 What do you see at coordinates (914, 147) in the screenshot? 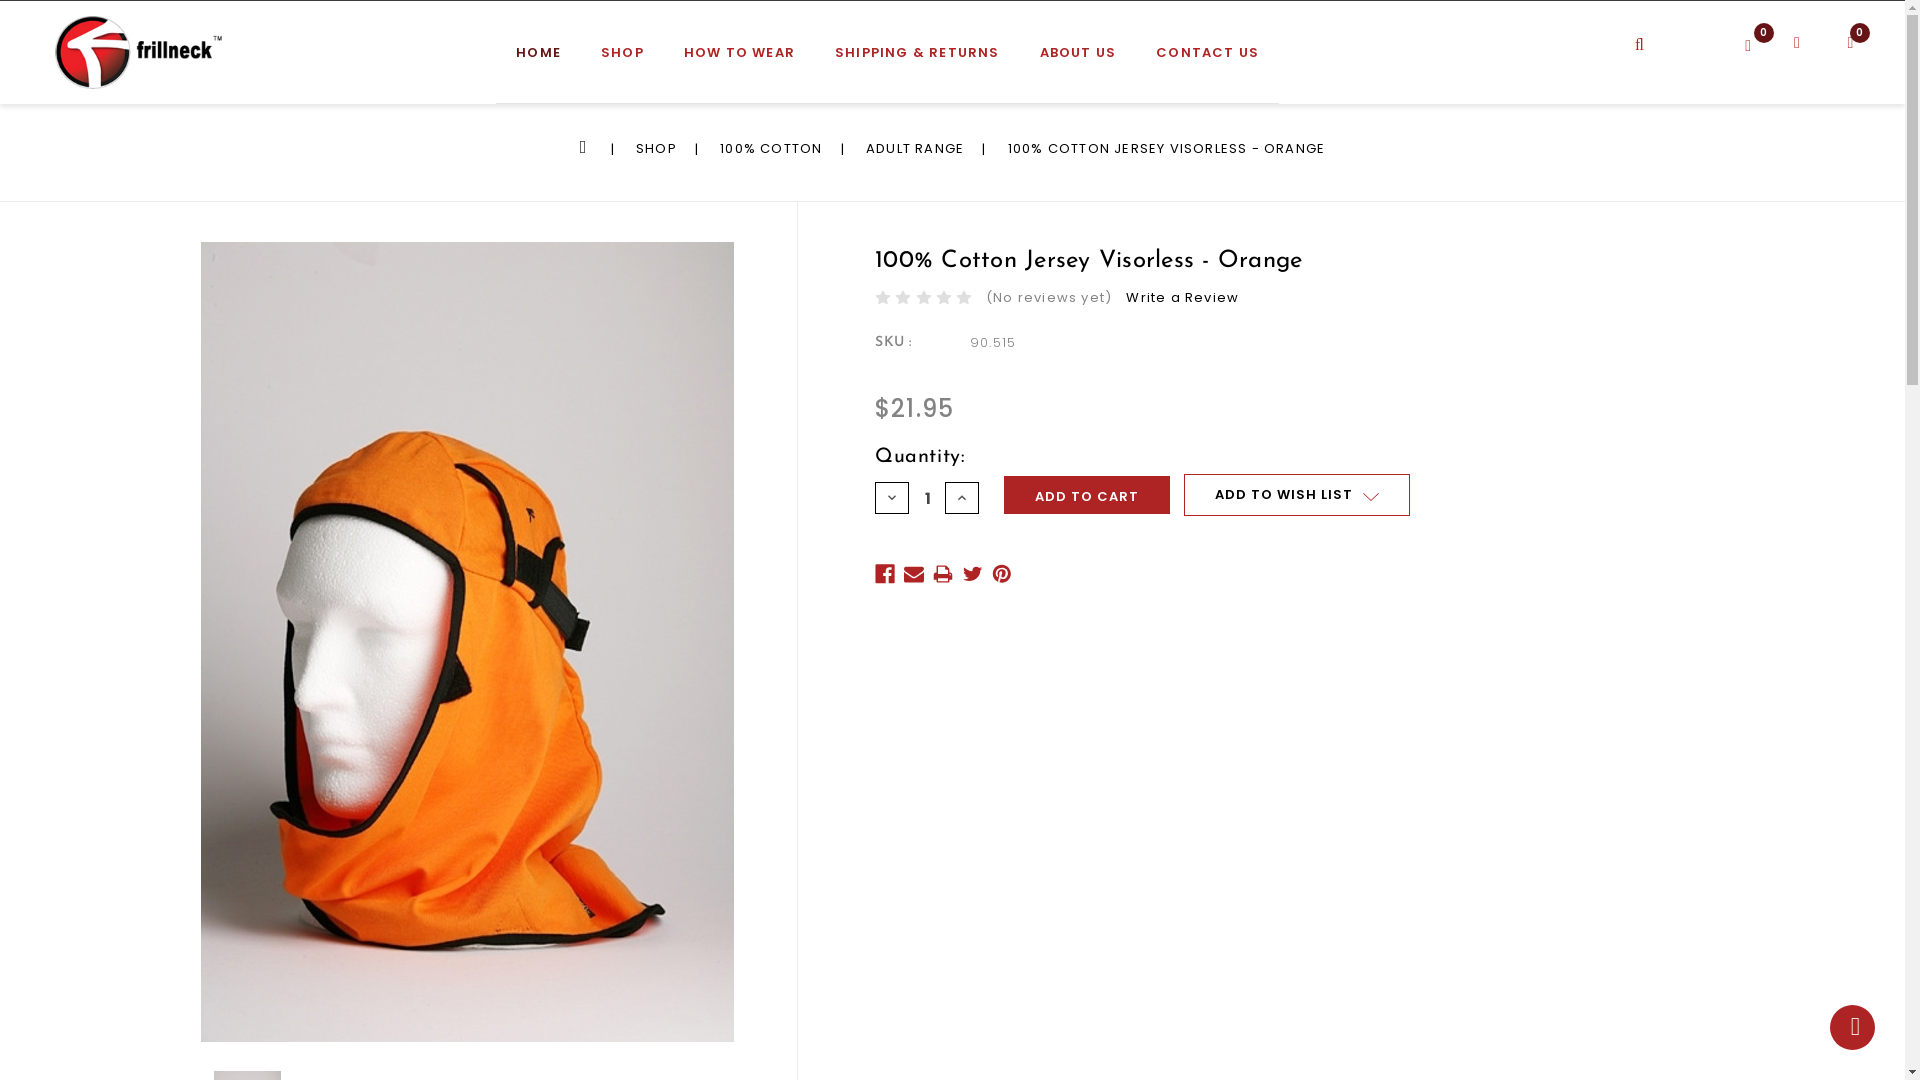
I see `'ADULT RANGE'` at bounding box center [914, 147].